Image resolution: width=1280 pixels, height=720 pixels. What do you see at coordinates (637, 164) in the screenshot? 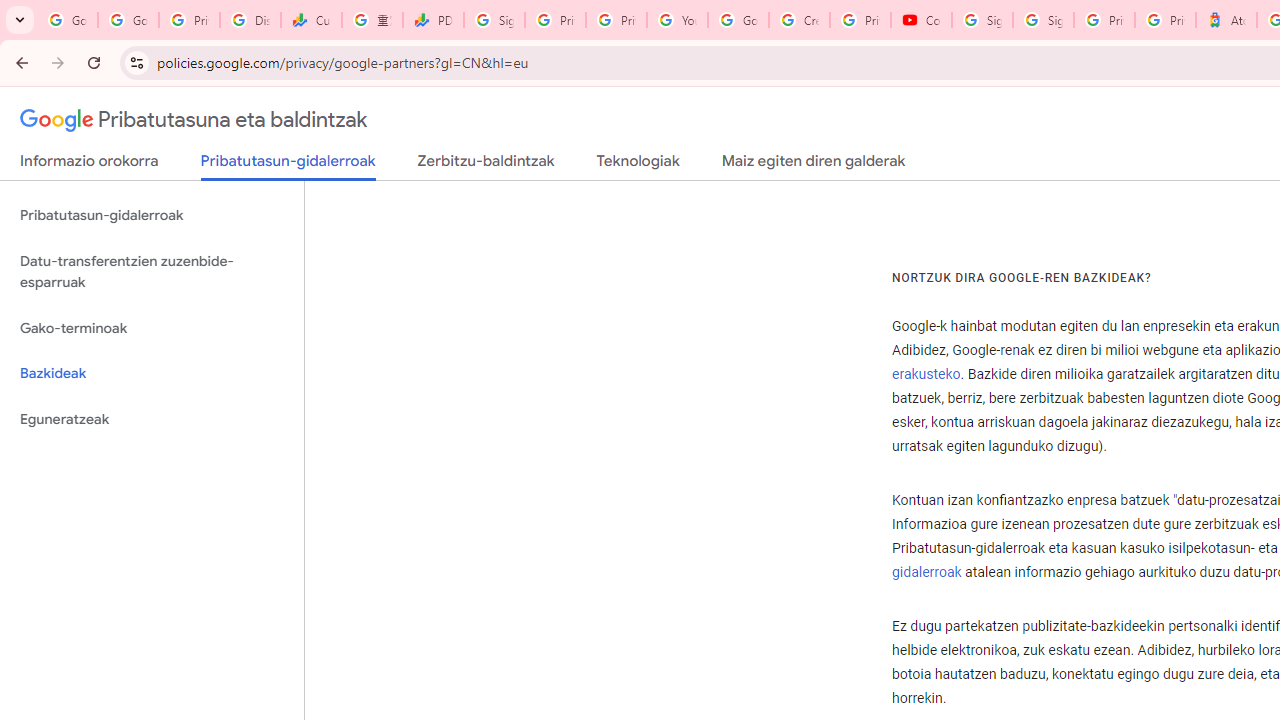
I see `'Teknologiak'` at bounding box center [637, 164].